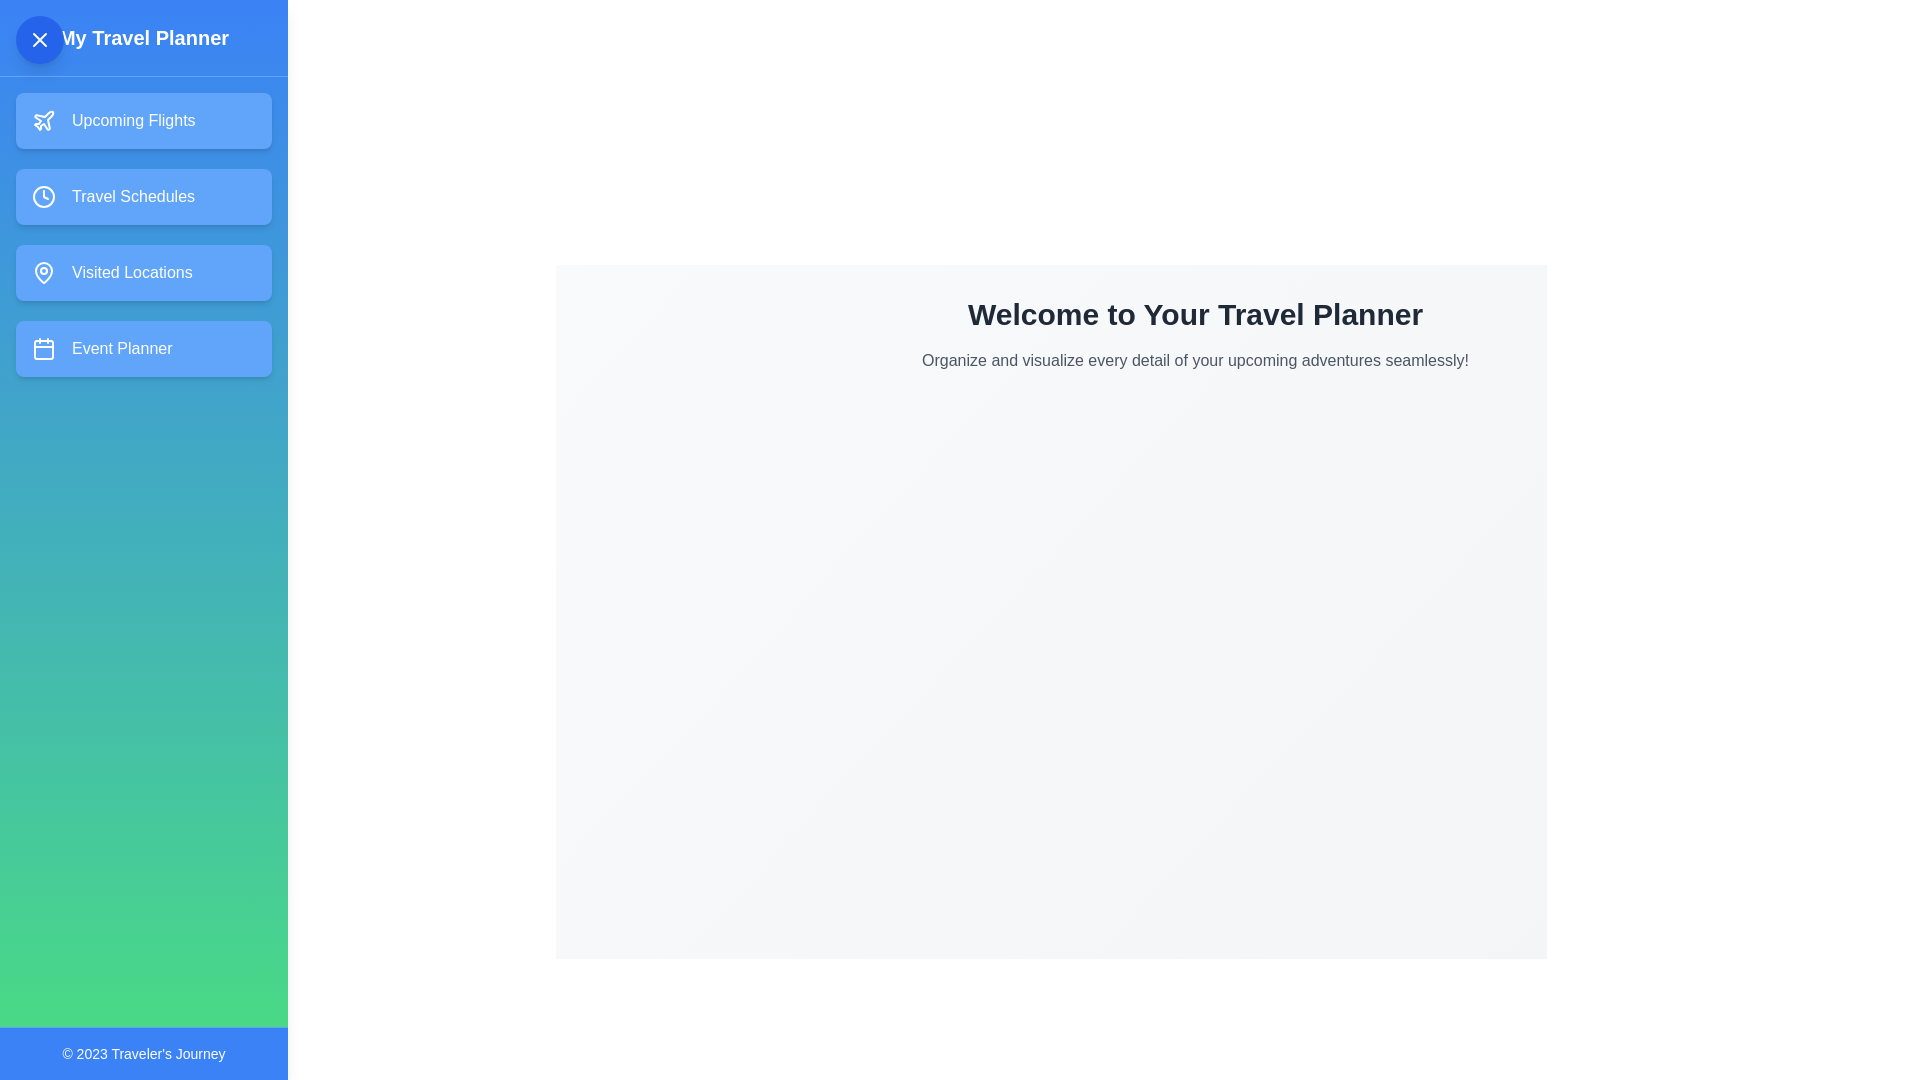 The height and width of the screenshot is (1080, 1920). What do you see at coordinates (43, 349) in the screenshot?
I see `the decorative graphical element of the calendar icon located adjacent to the 'Event Planner' text label on the sidebar menu` at bounding box center [43, 349].